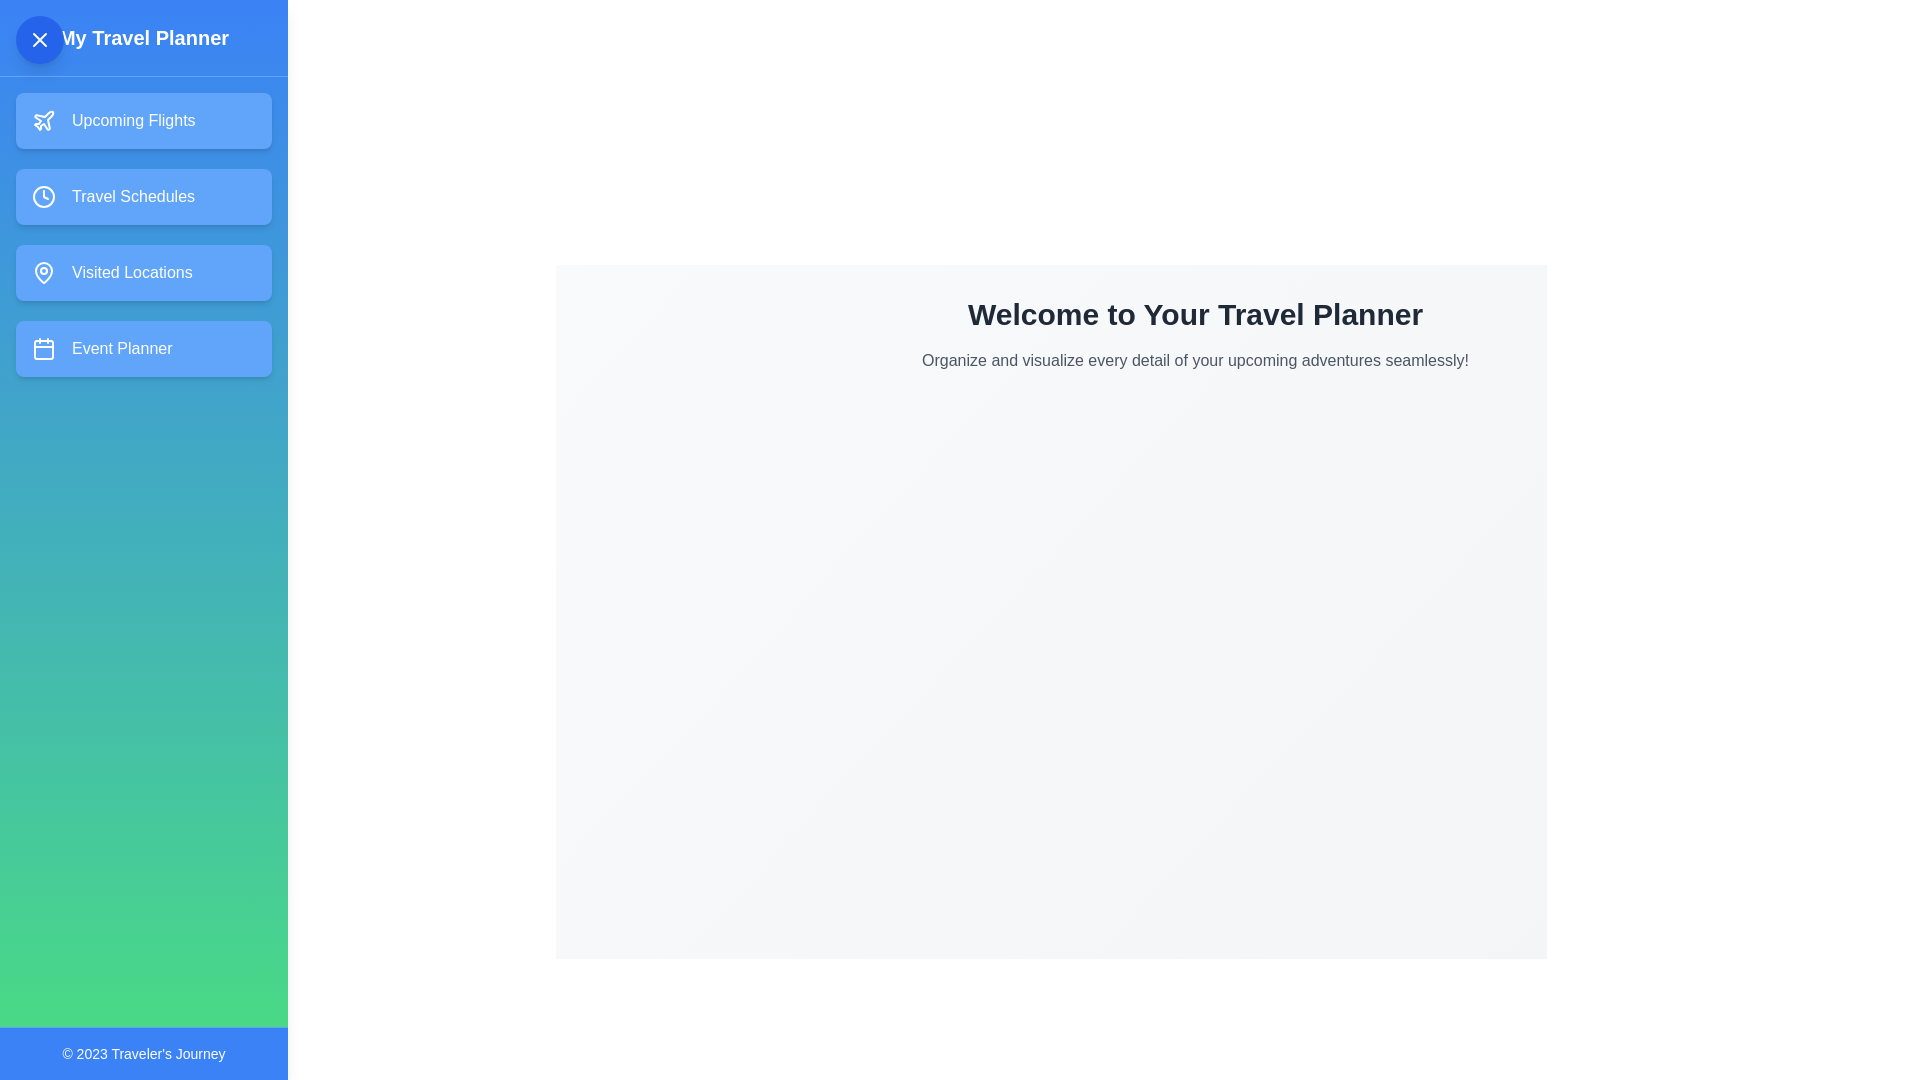 The height and width of the screenshot is (1080, 1920). What do you see at coordinates (43, 349) in the screenshot?
I see `the decorative graphical element of the calendar icon located adjacent to the 'Event Planner' text label on the sidebar menu` at bounding box center [43, 349].